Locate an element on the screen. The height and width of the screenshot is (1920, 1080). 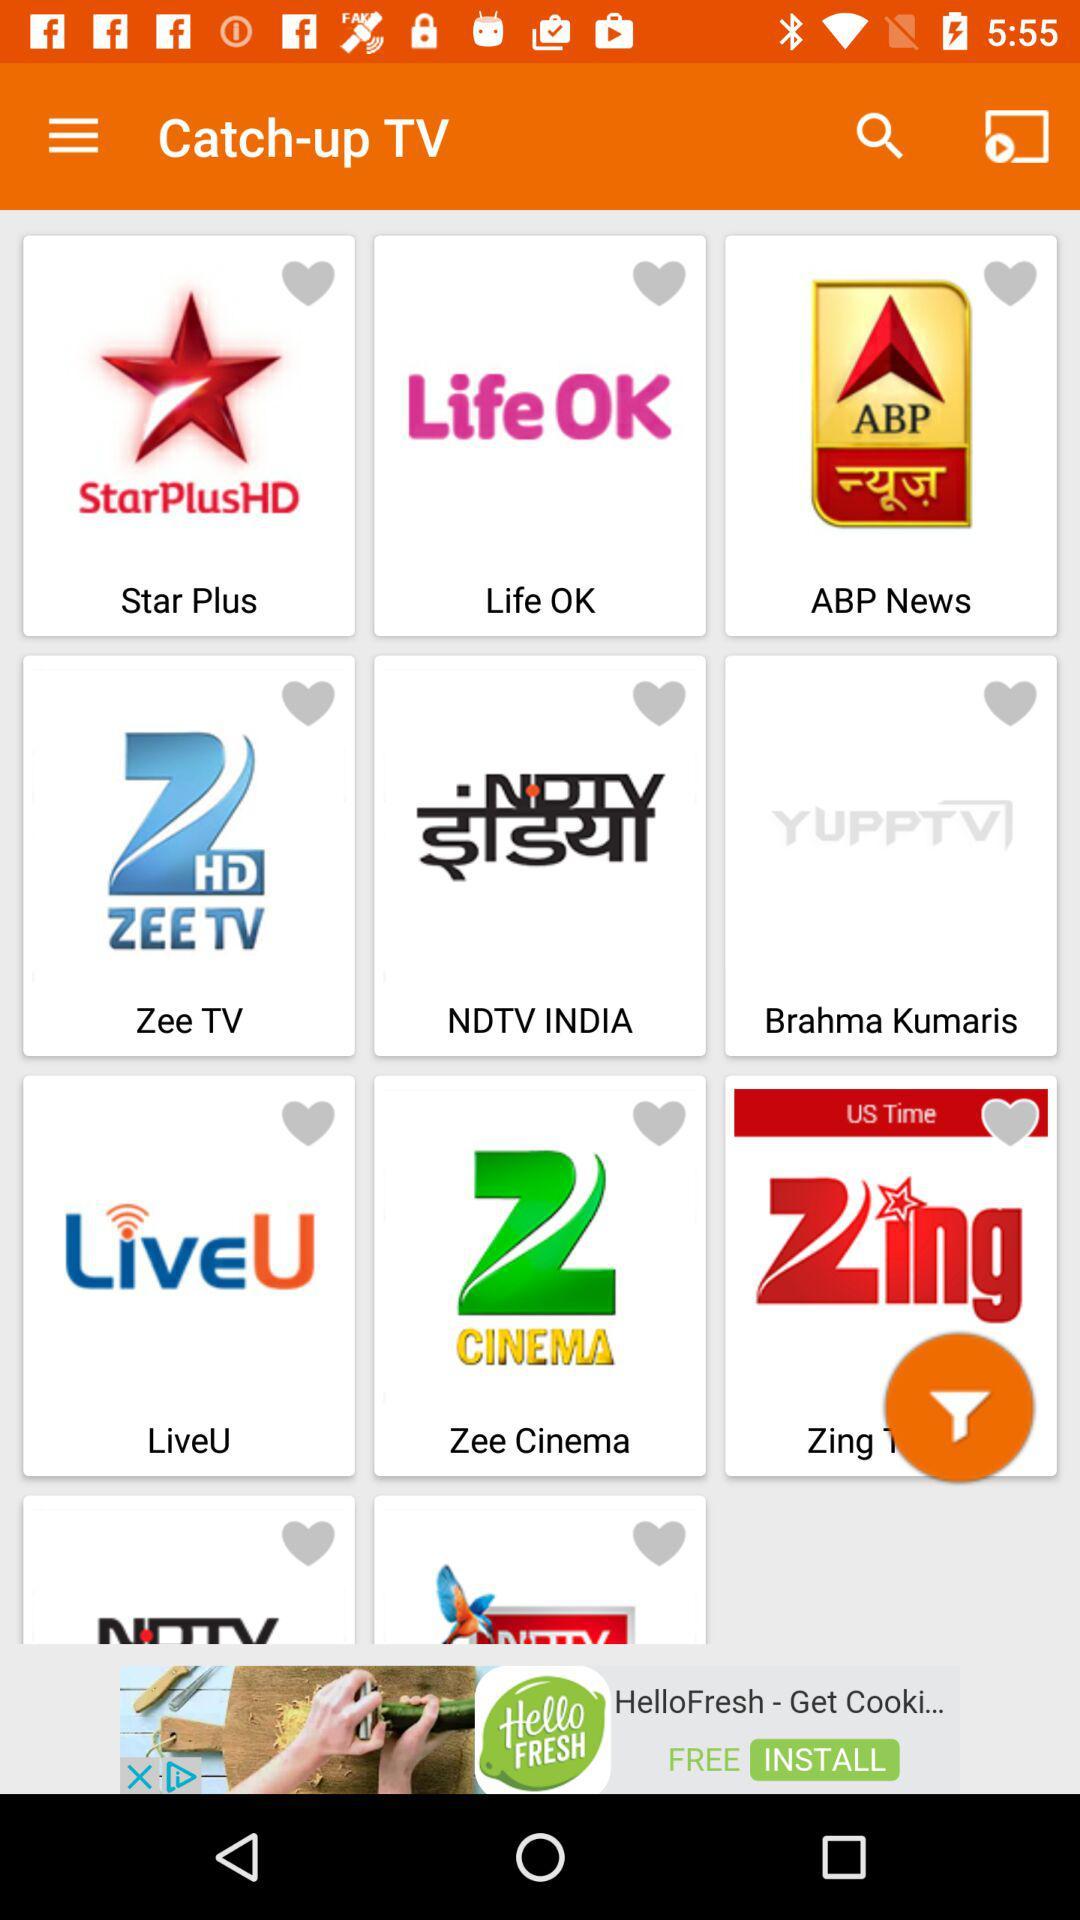
like option is located at coordinates (659, 1540).